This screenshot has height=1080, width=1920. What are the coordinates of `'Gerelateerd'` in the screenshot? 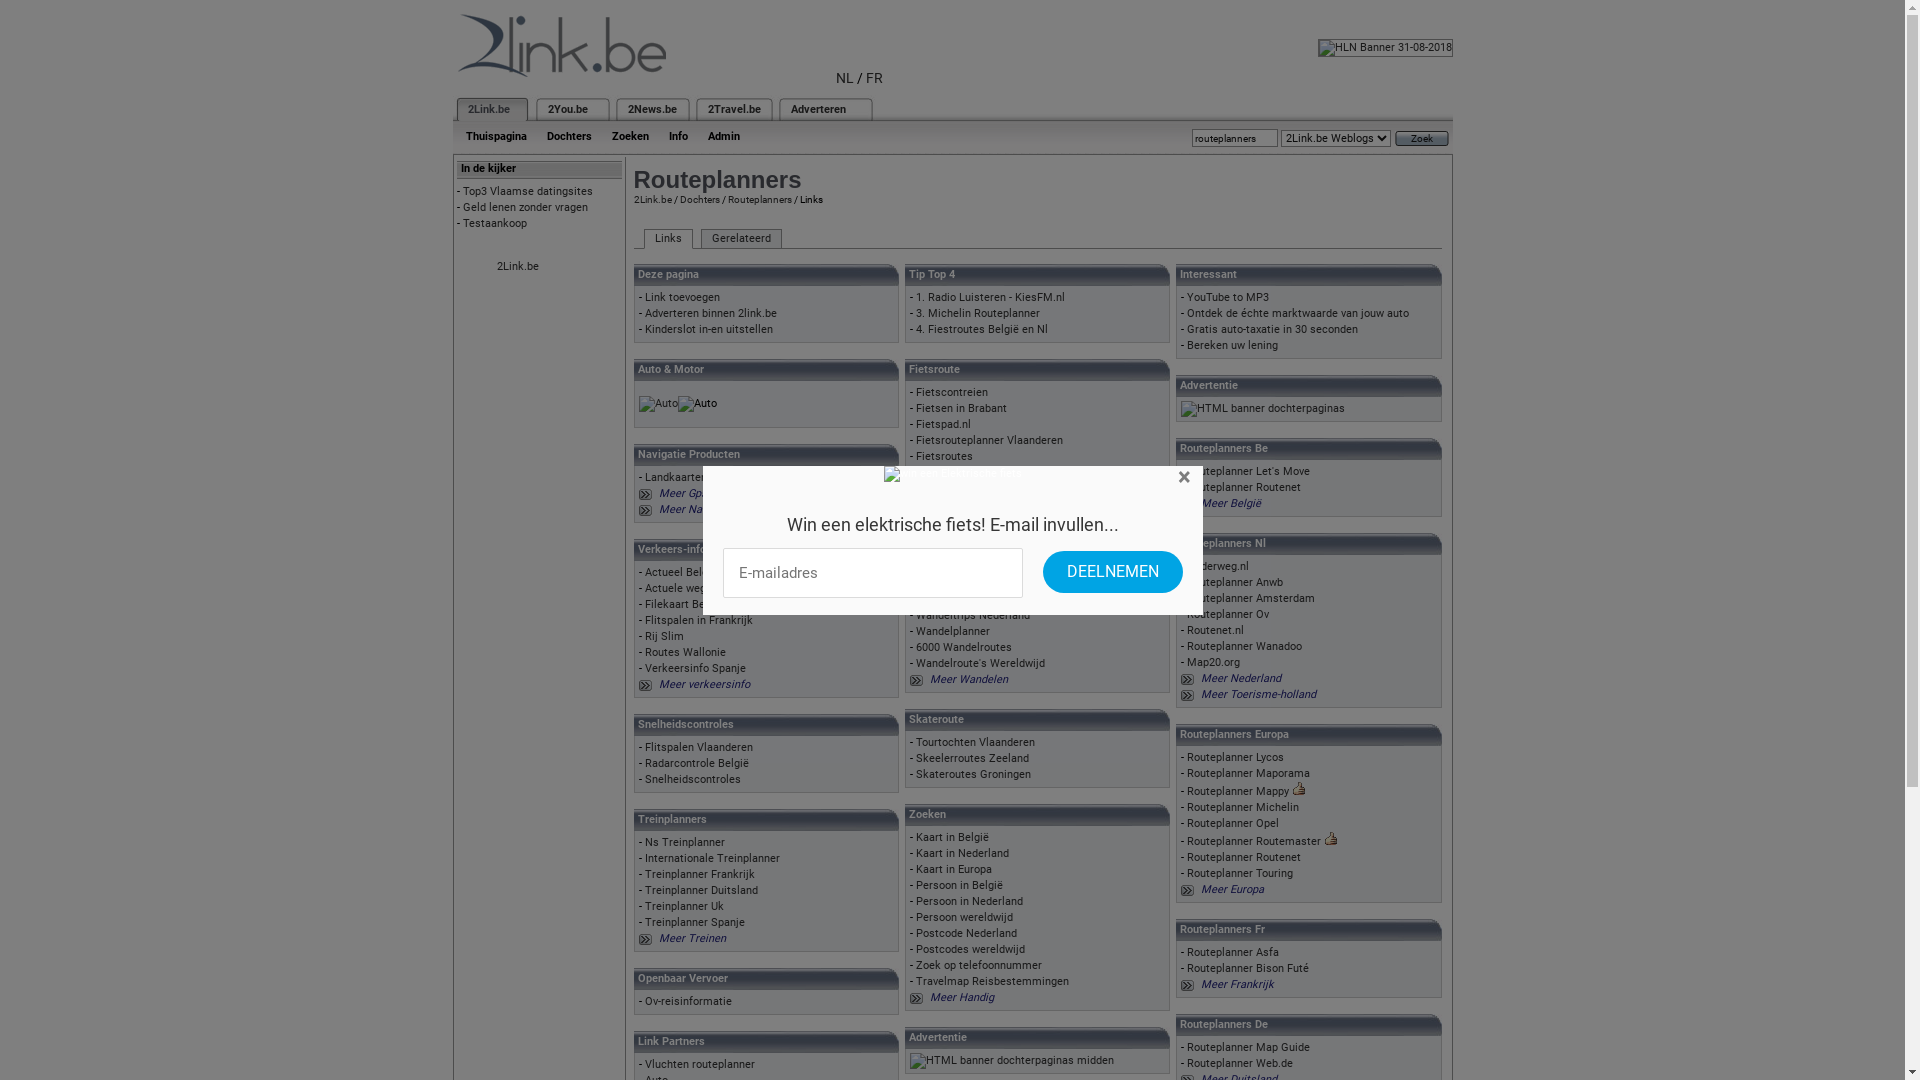 It's located at (739, 238).